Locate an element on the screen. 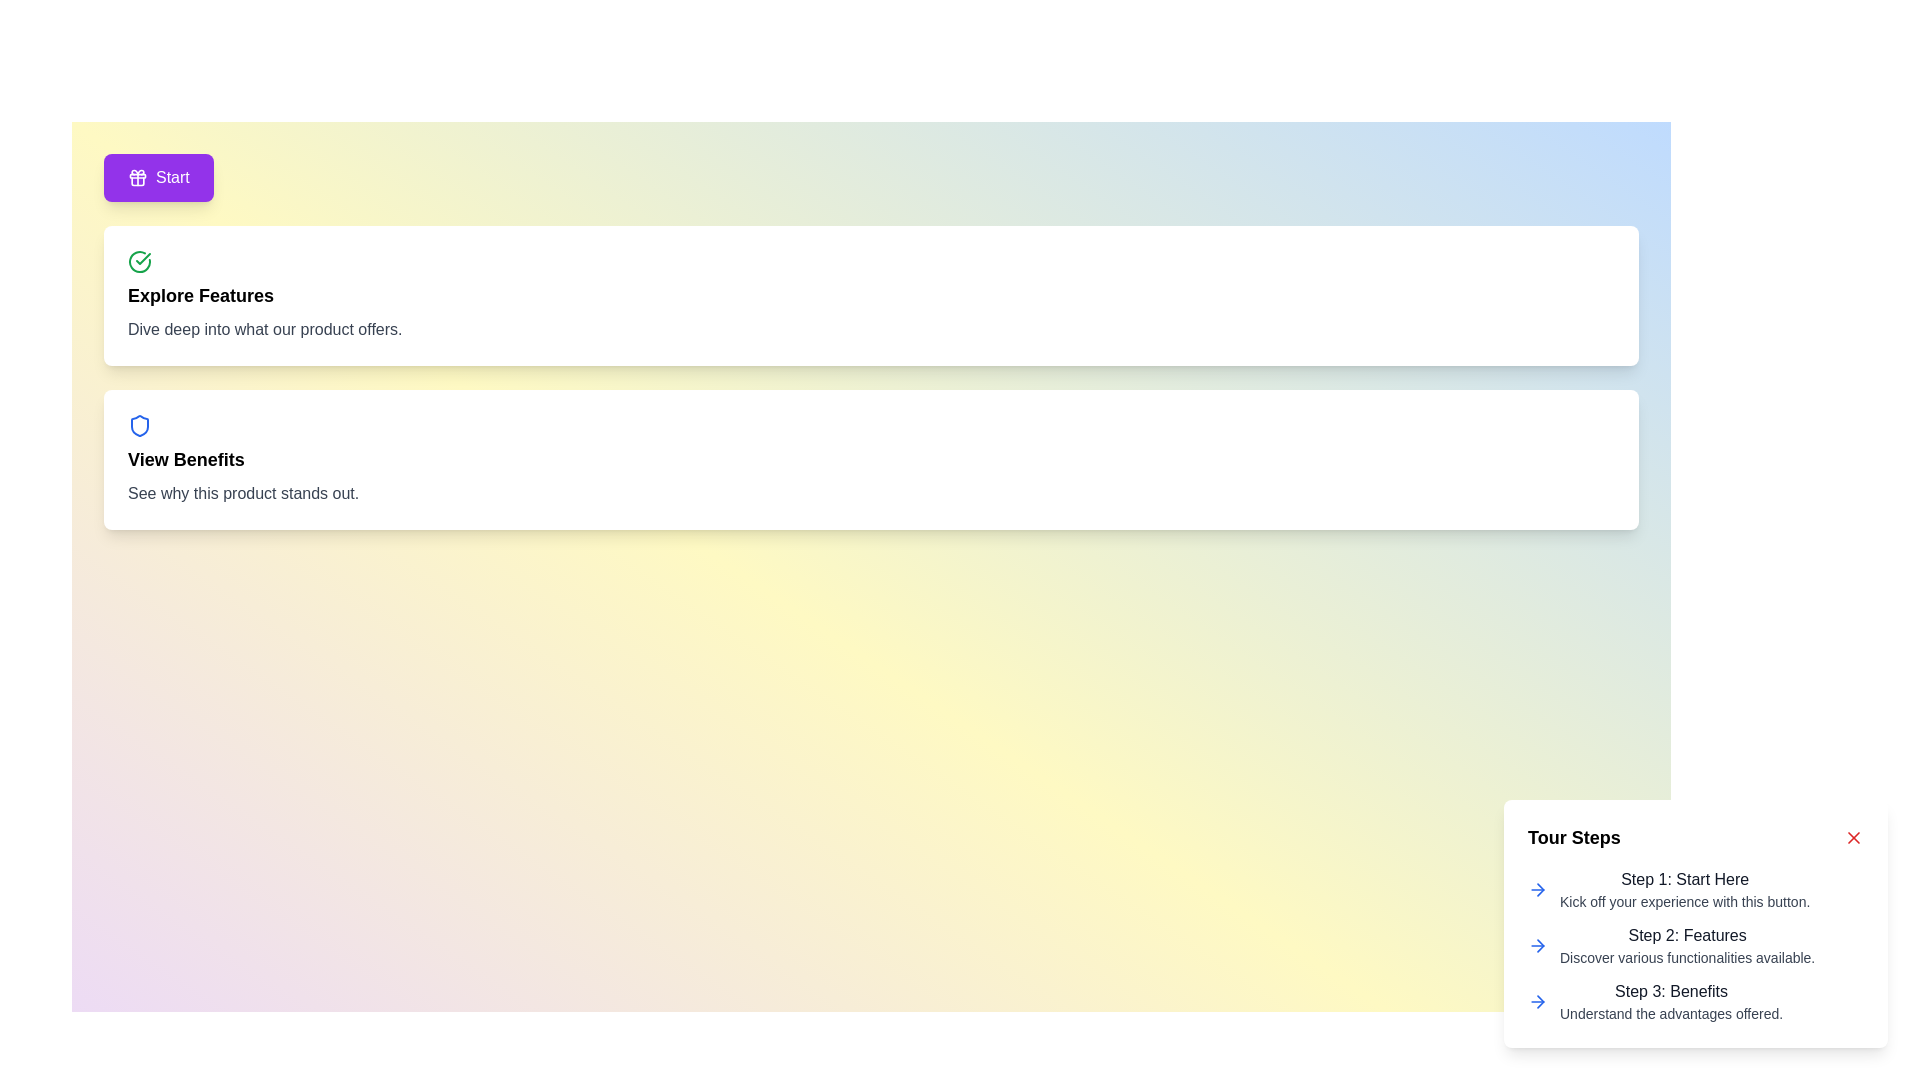  the appearance of the green checkmark icon with a rounded stroke style, located within the 'Explore Features' card under a green circular icon in the upper left section of the layout is located at coordinates (142, 257).